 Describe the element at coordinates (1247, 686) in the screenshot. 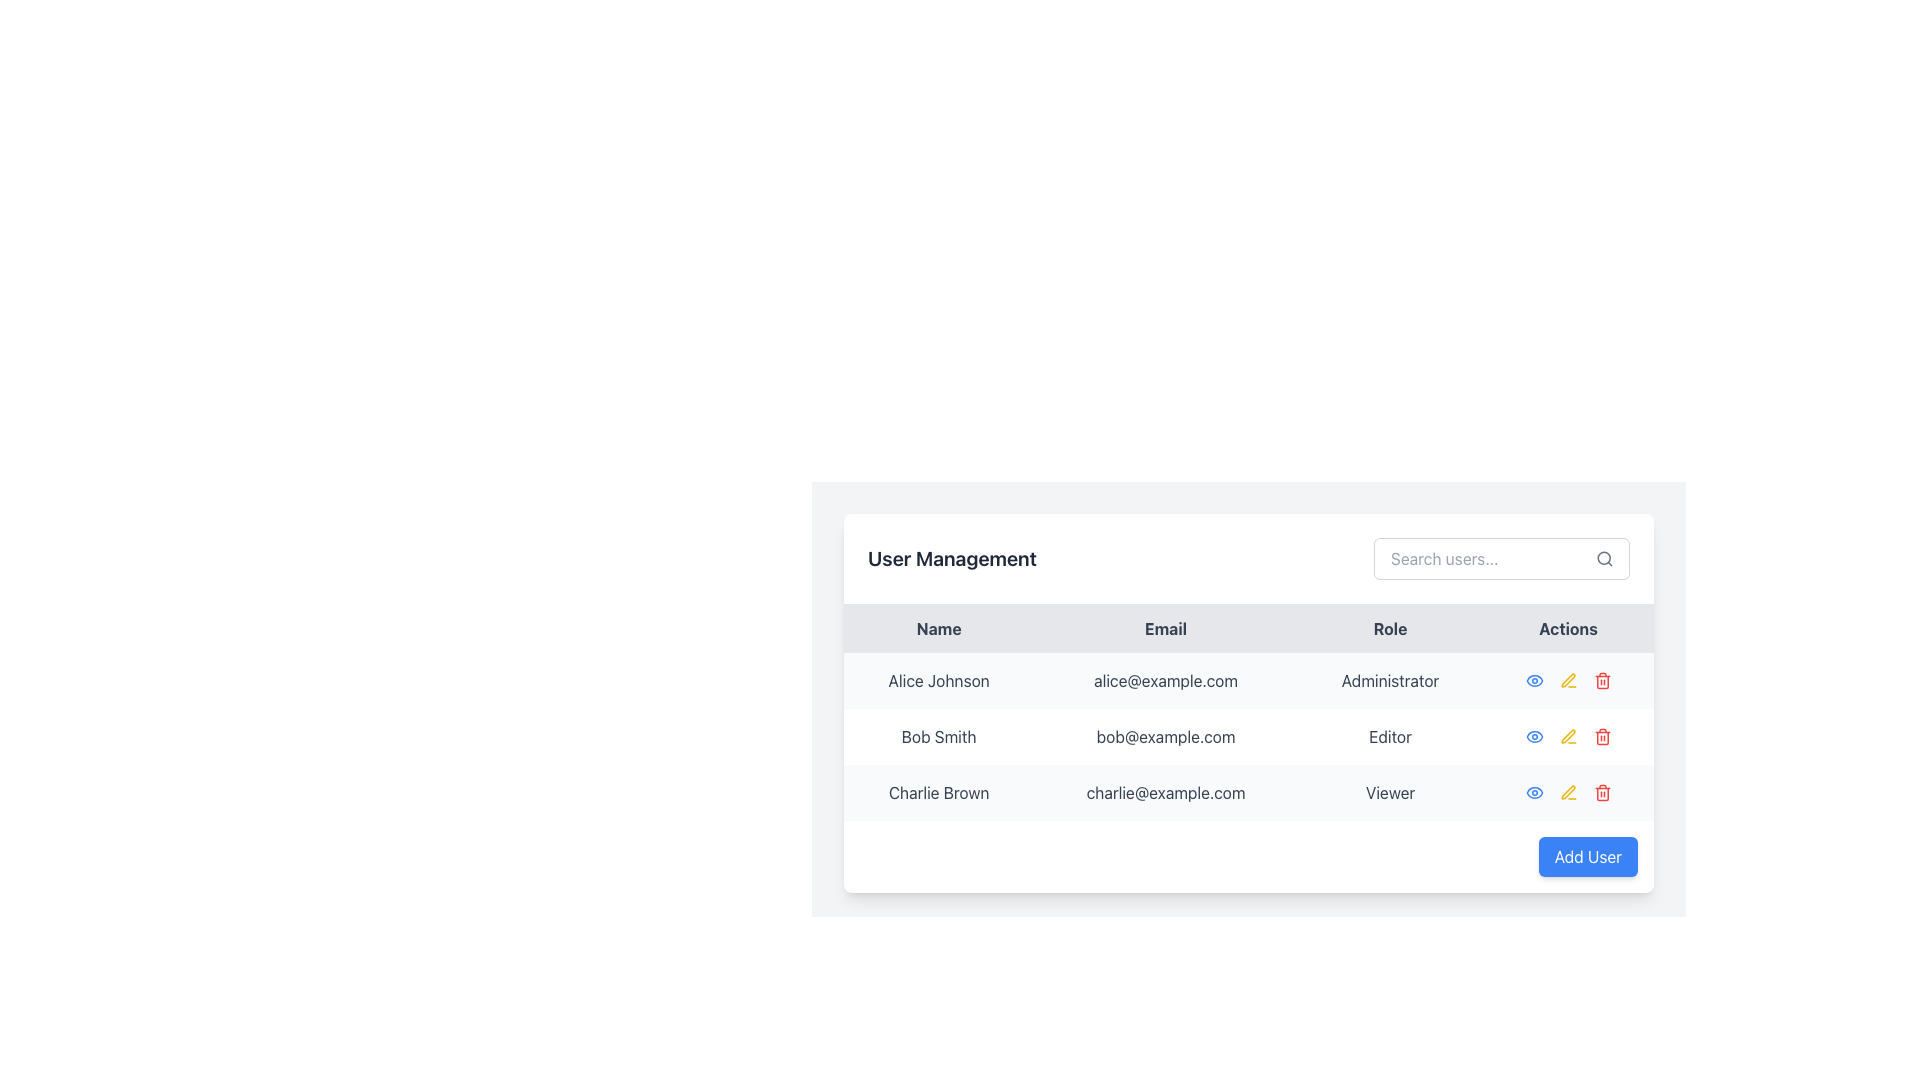

I see `the details of a user by clicking on the Data Table located below the 'User Management' heading` at that location.